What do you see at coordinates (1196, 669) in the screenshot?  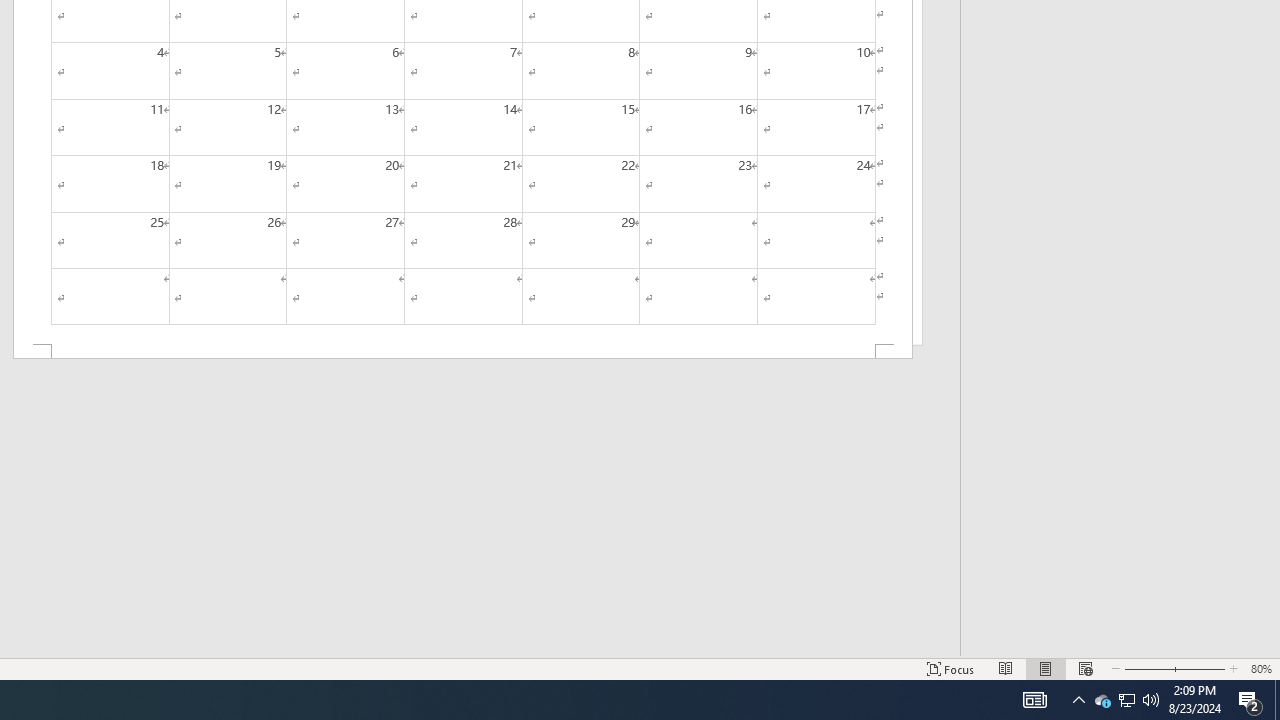 I see `'Zoom In'` at bounding box center [1196, 669].